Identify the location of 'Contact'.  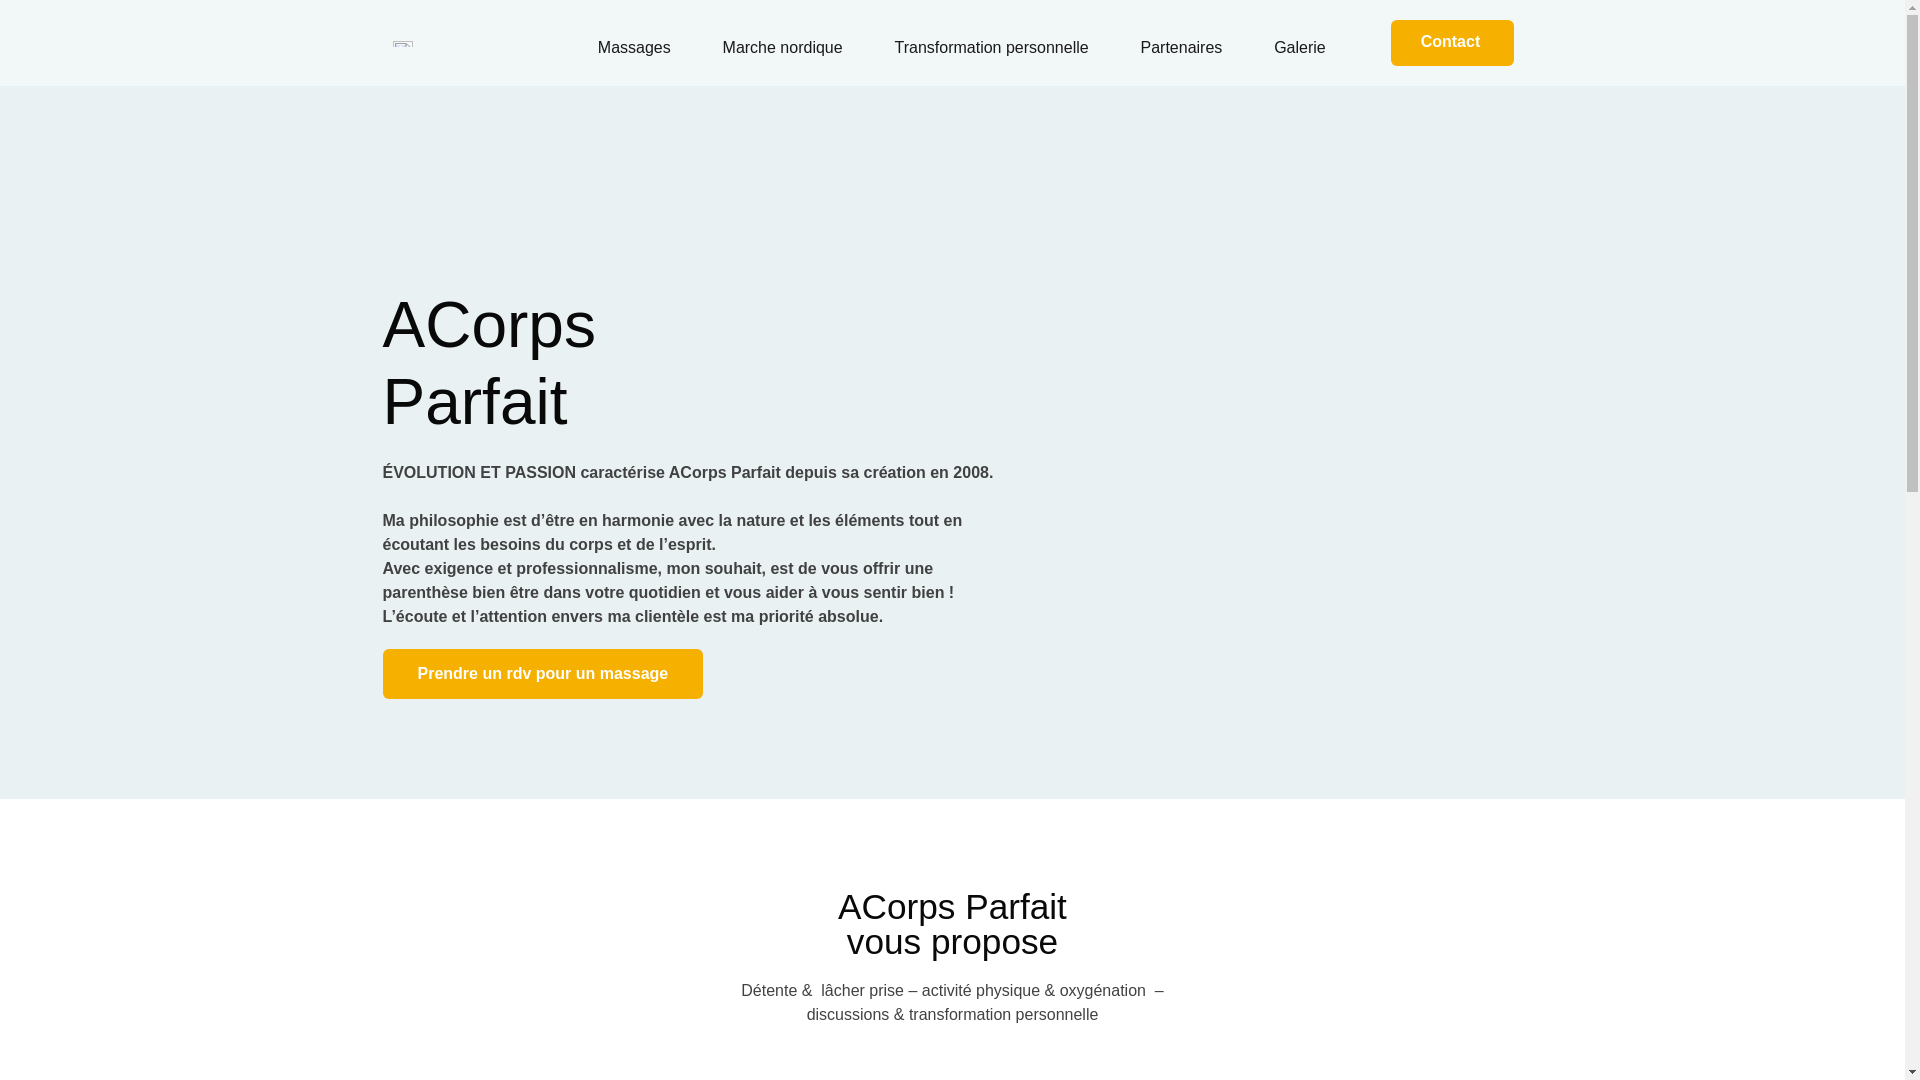
(1453, 42).